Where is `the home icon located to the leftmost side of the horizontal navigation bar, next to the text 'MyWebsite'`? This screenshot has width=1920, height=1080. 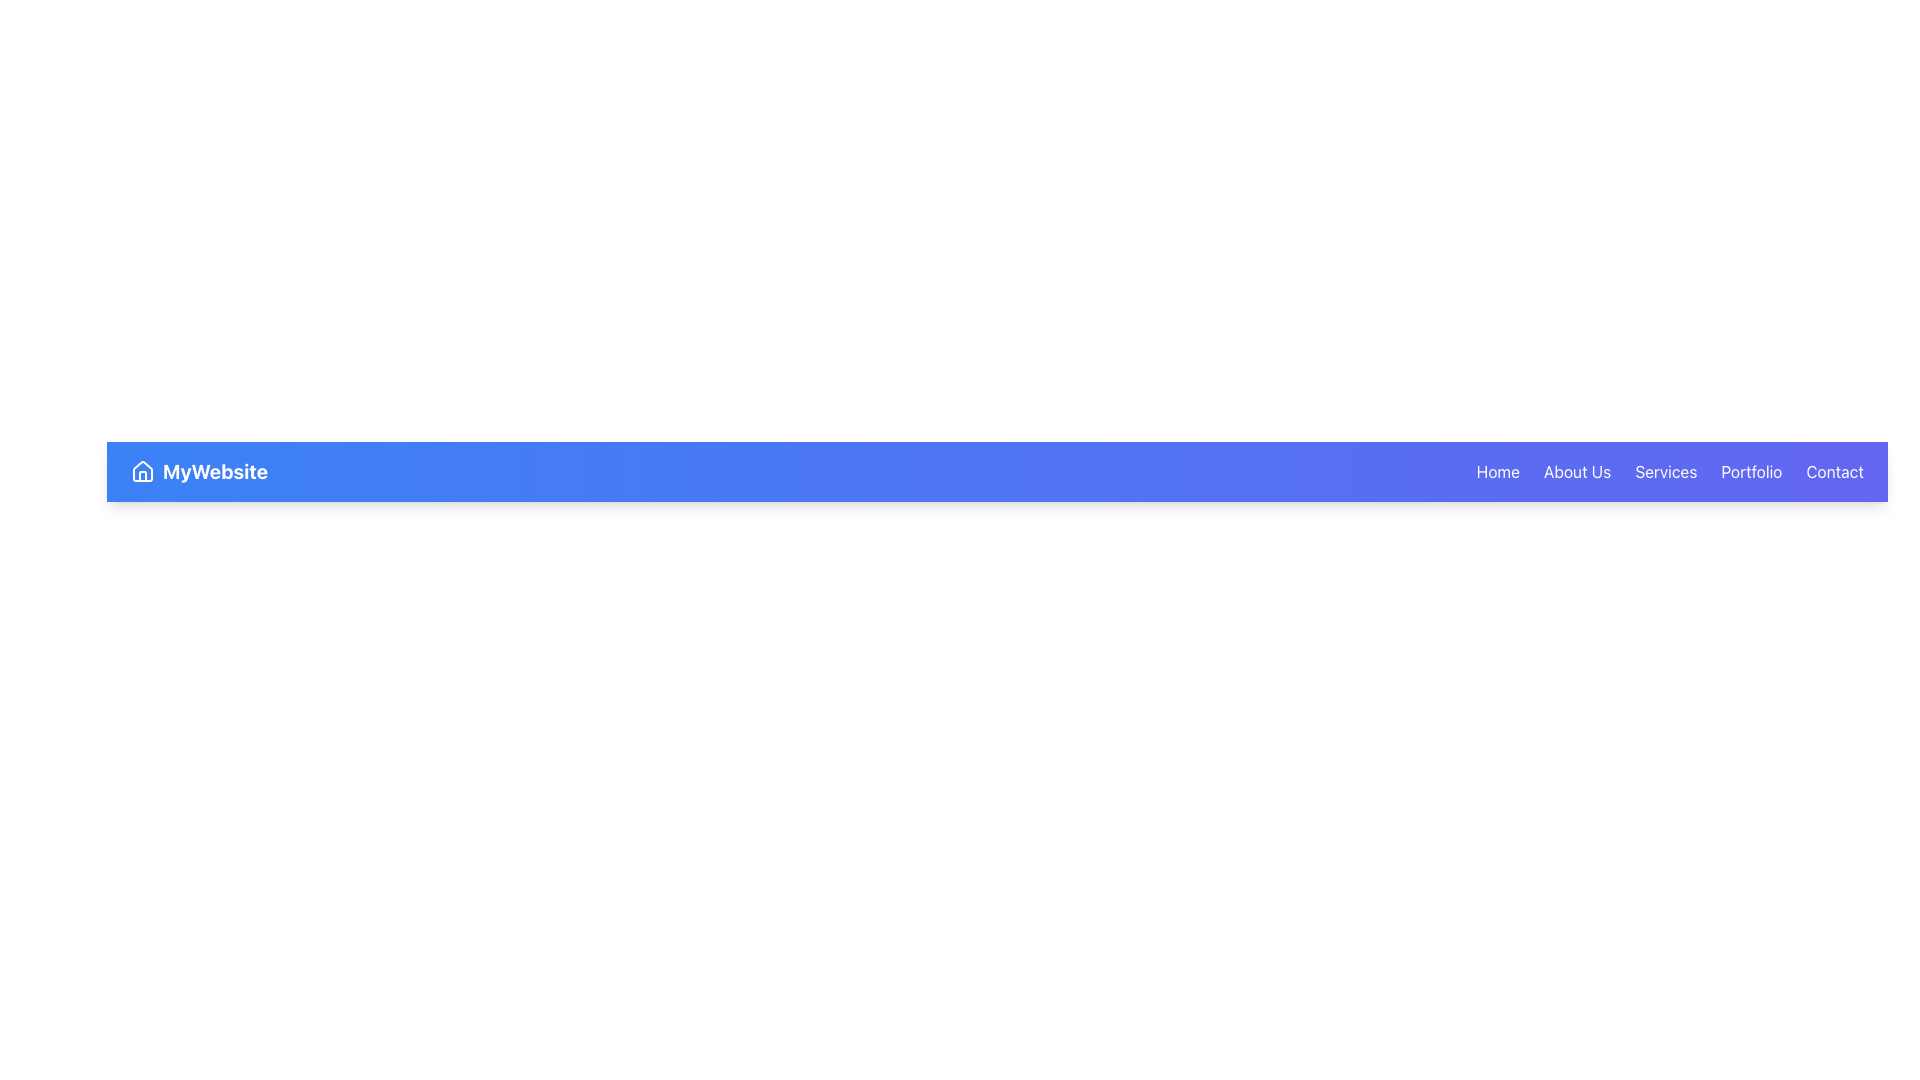
the home icon located to the leftmost side of the horizontal navigation bar, next to the text 'MyWebsite' is located at coordinates (142, 470).